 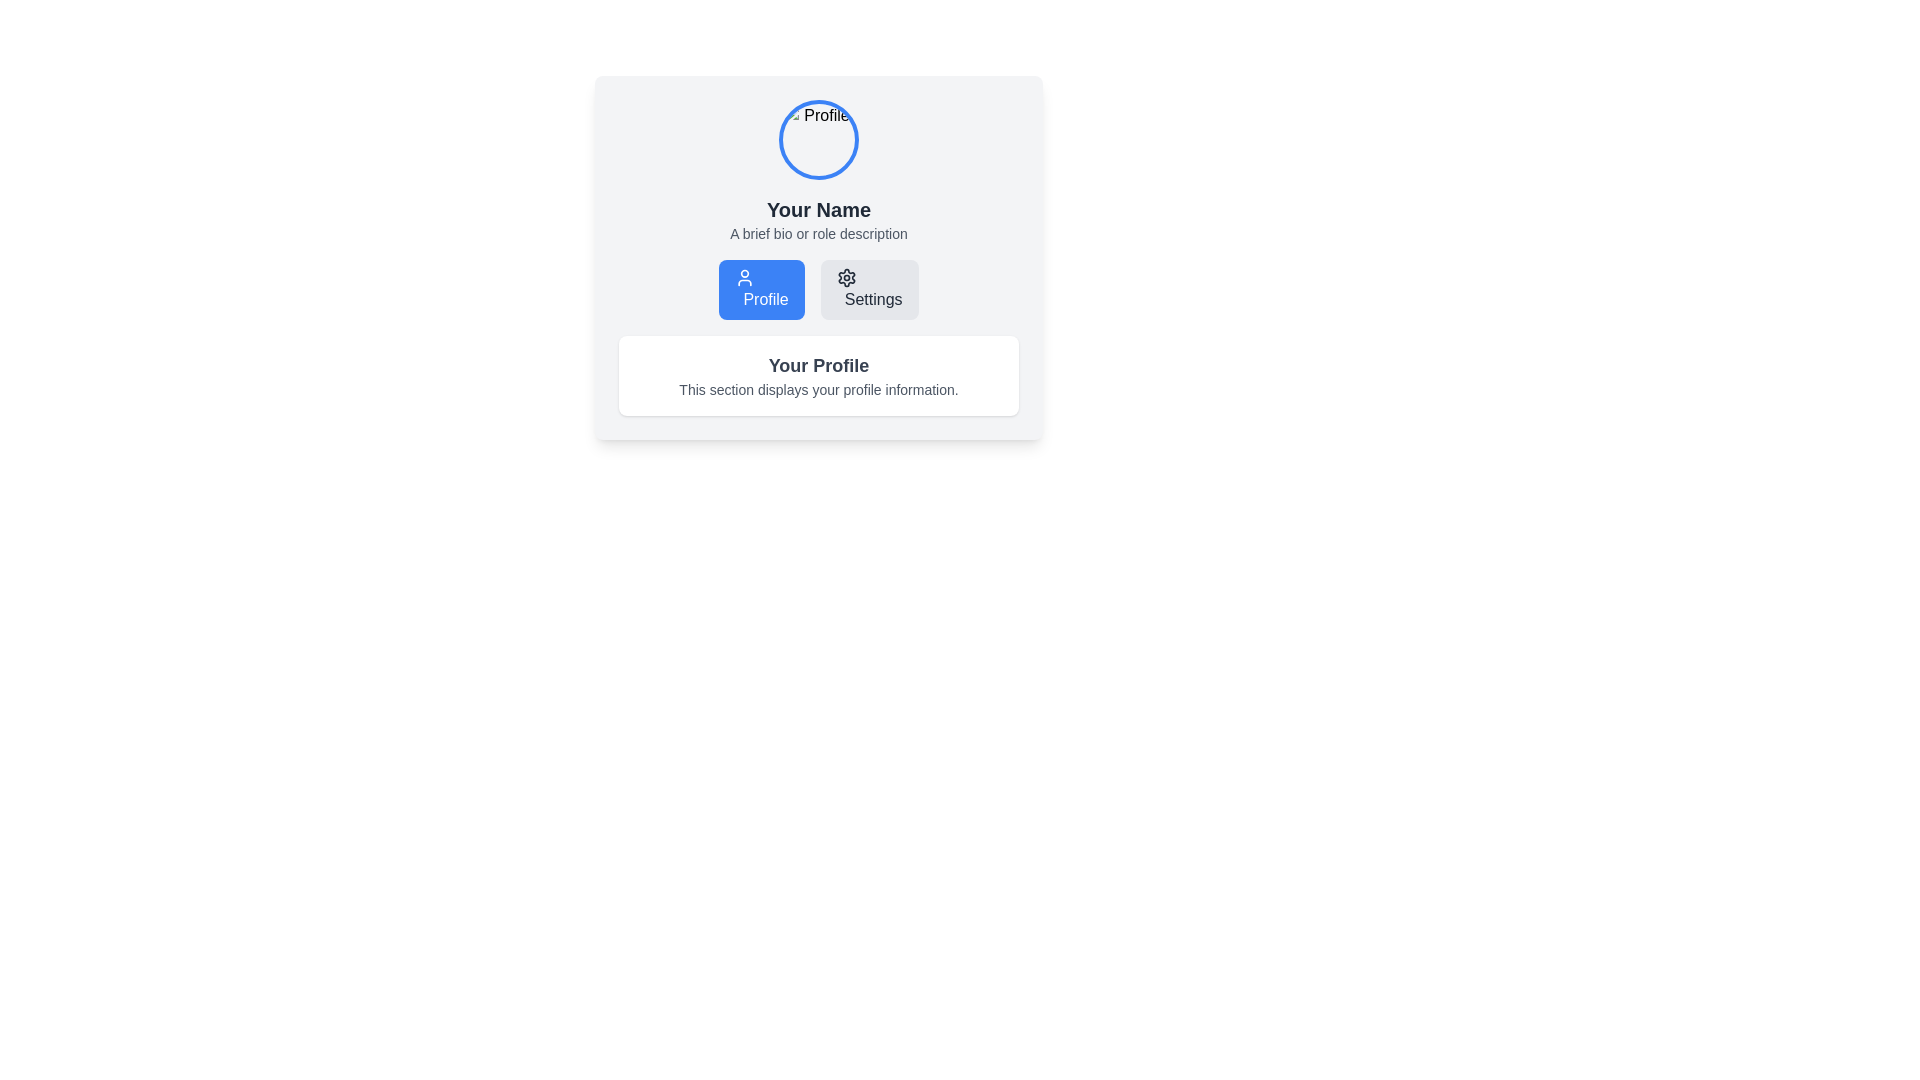 What do you see at coordinates (819, 375) in the screenshot?
I see `the central text block that provides a heading and description for the profile section to understand the context of the section` at bounding box center [819, 375].